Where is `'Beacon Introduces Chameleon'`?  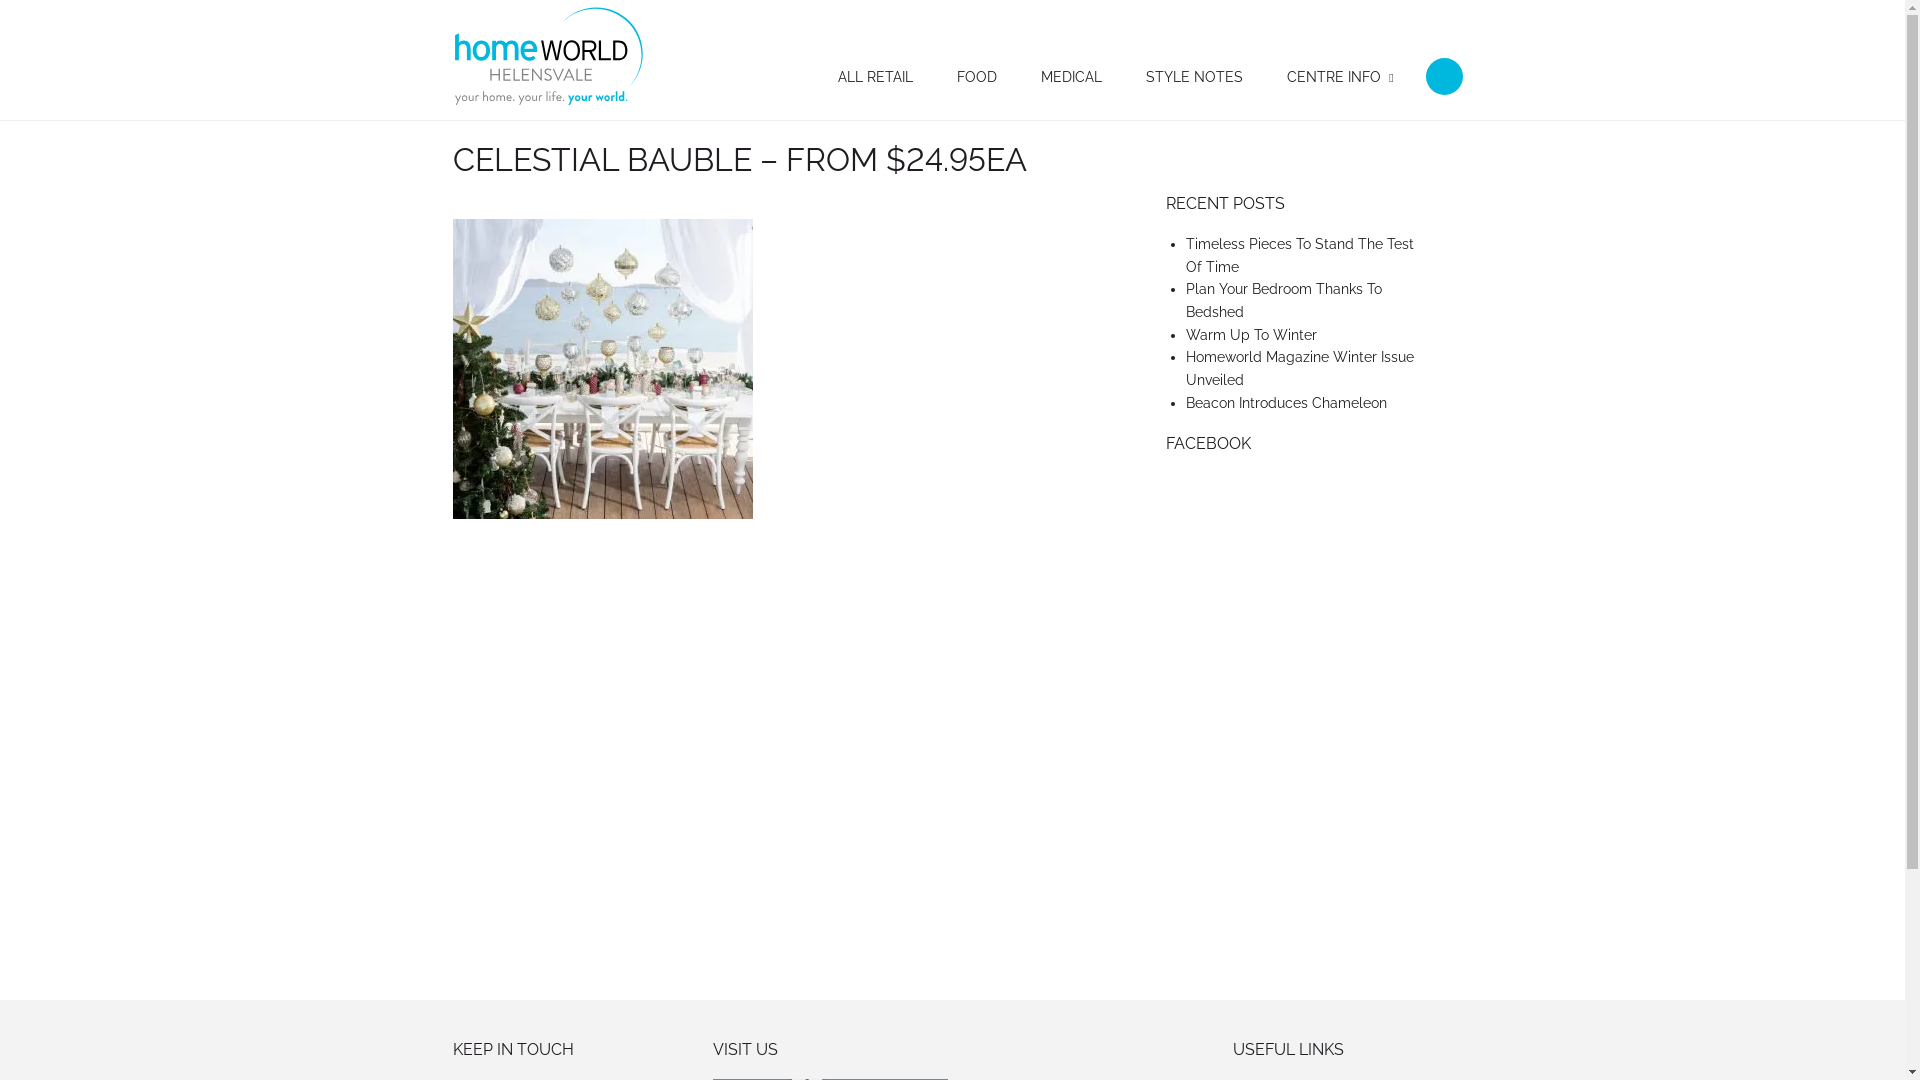 'Beacon Introduces Chameleon' is located at coordinates (1286, 402).